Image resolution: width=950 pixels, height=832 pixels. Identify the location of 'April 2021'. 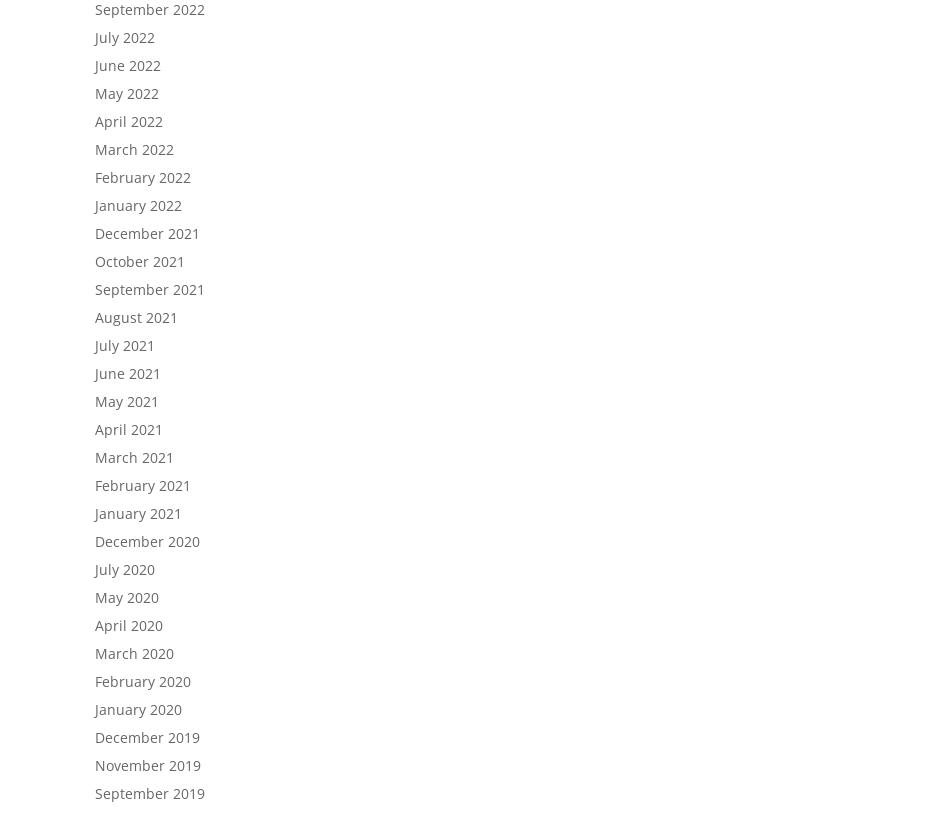
(129, 429).